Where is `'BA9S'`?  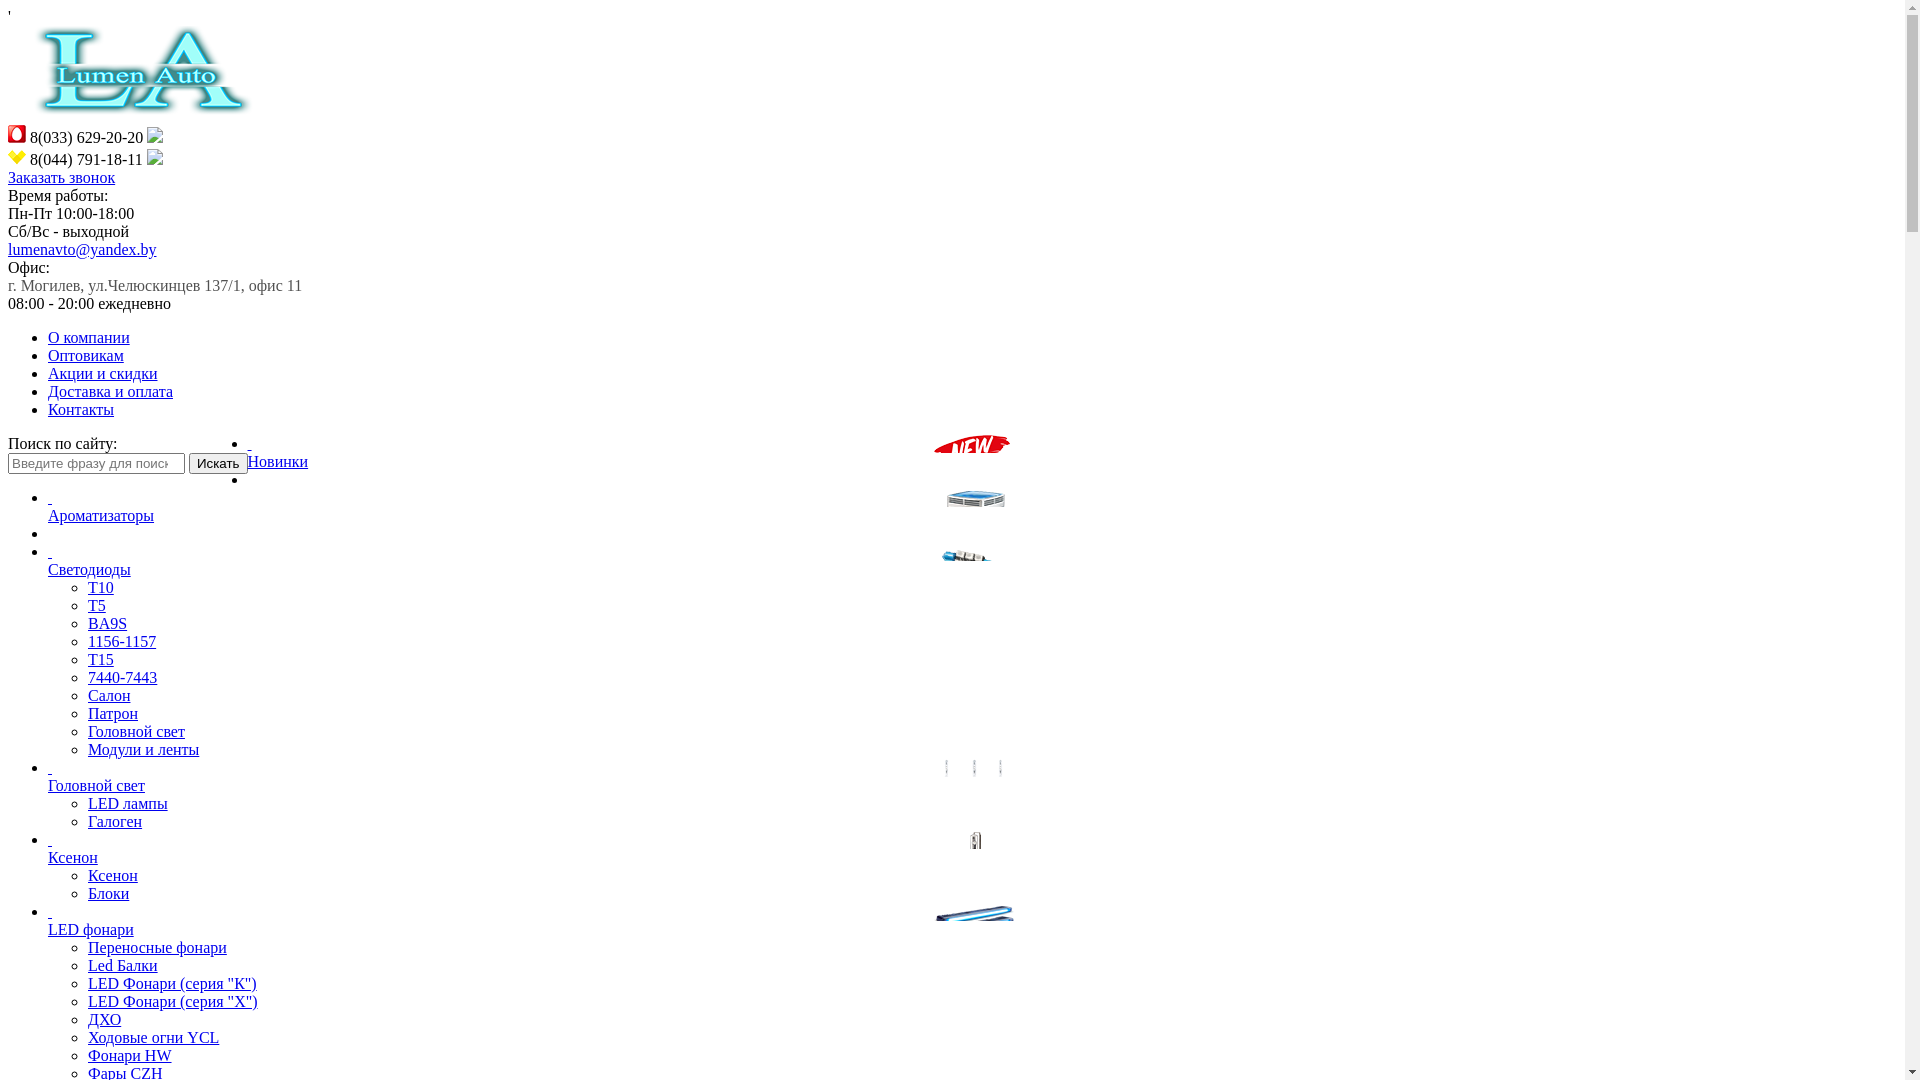
'BA9S' is located at coordinates (106, 622).